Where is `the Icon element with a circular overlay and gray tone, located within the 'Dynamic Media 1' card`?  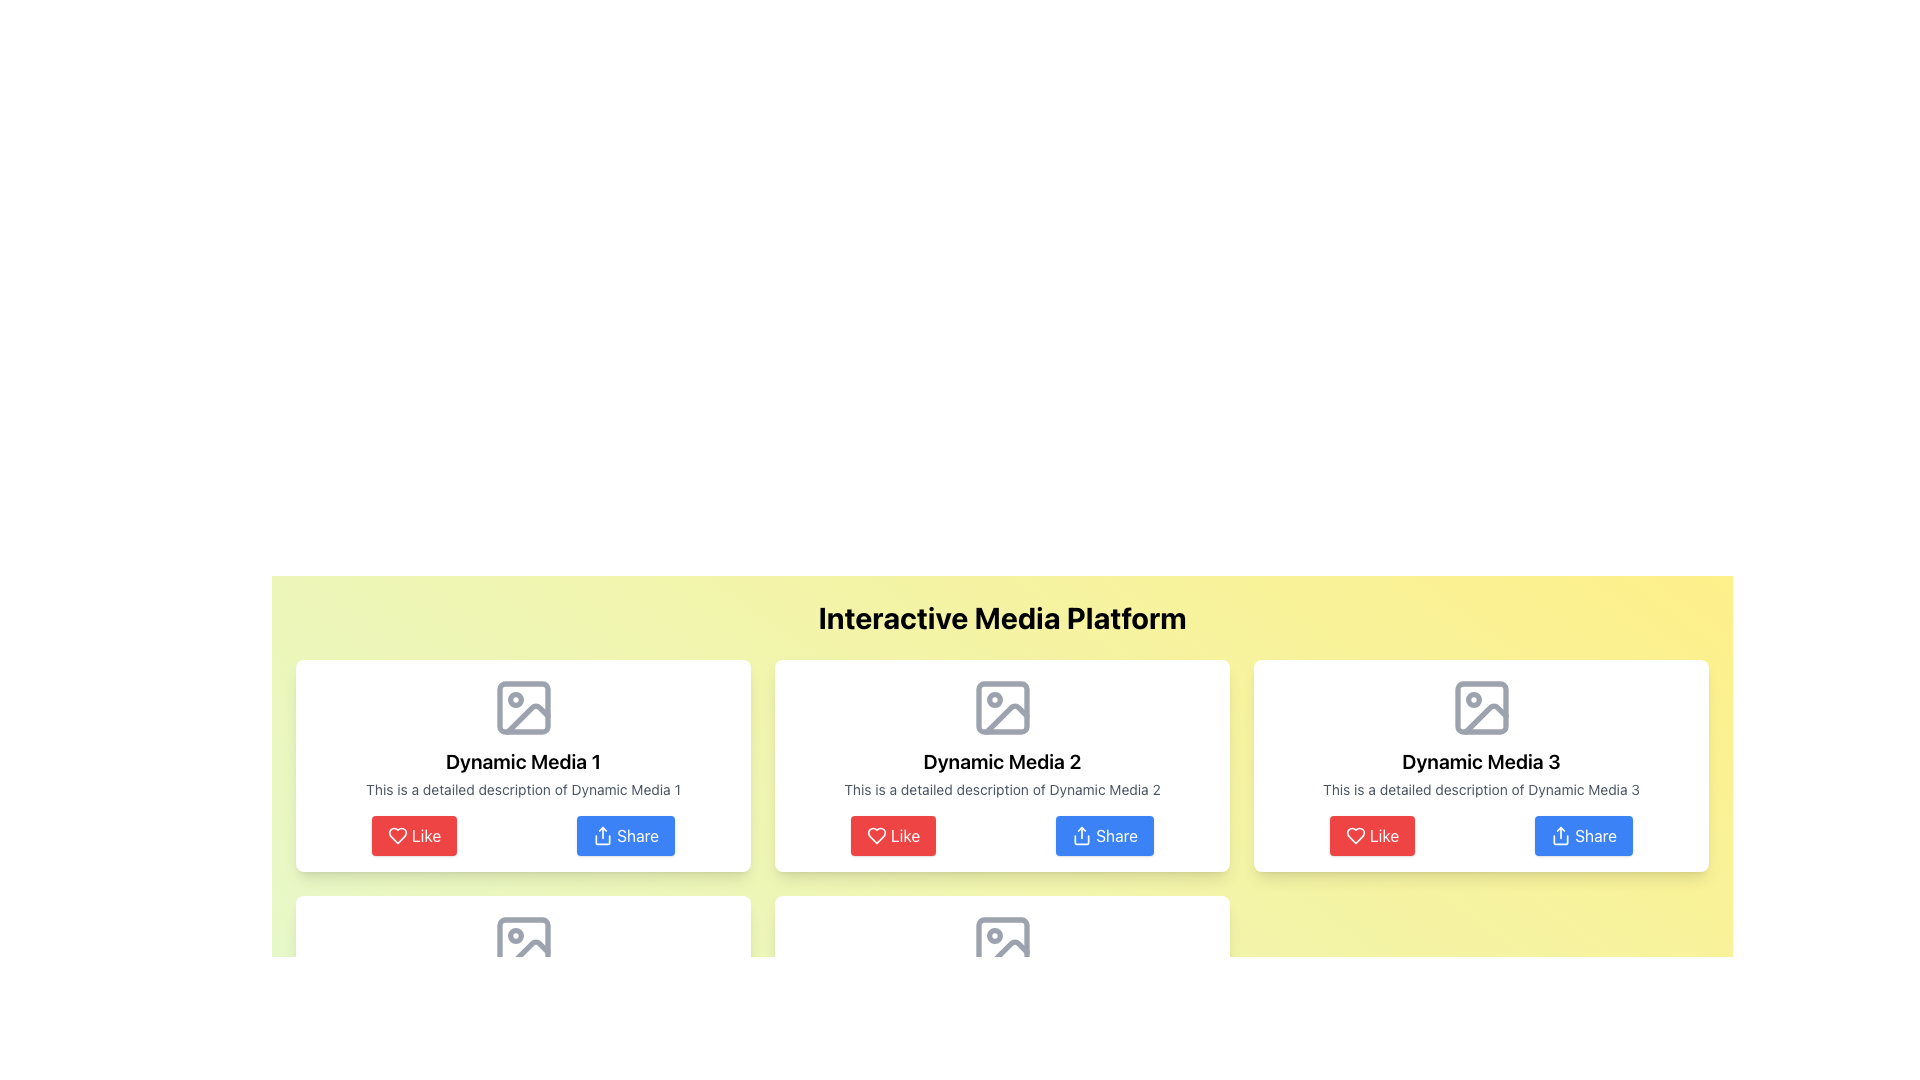 the Icon element with a circular overlay and gray tone, located within the 'Dynamic Media 1' card is located at coordinates (523, 707).